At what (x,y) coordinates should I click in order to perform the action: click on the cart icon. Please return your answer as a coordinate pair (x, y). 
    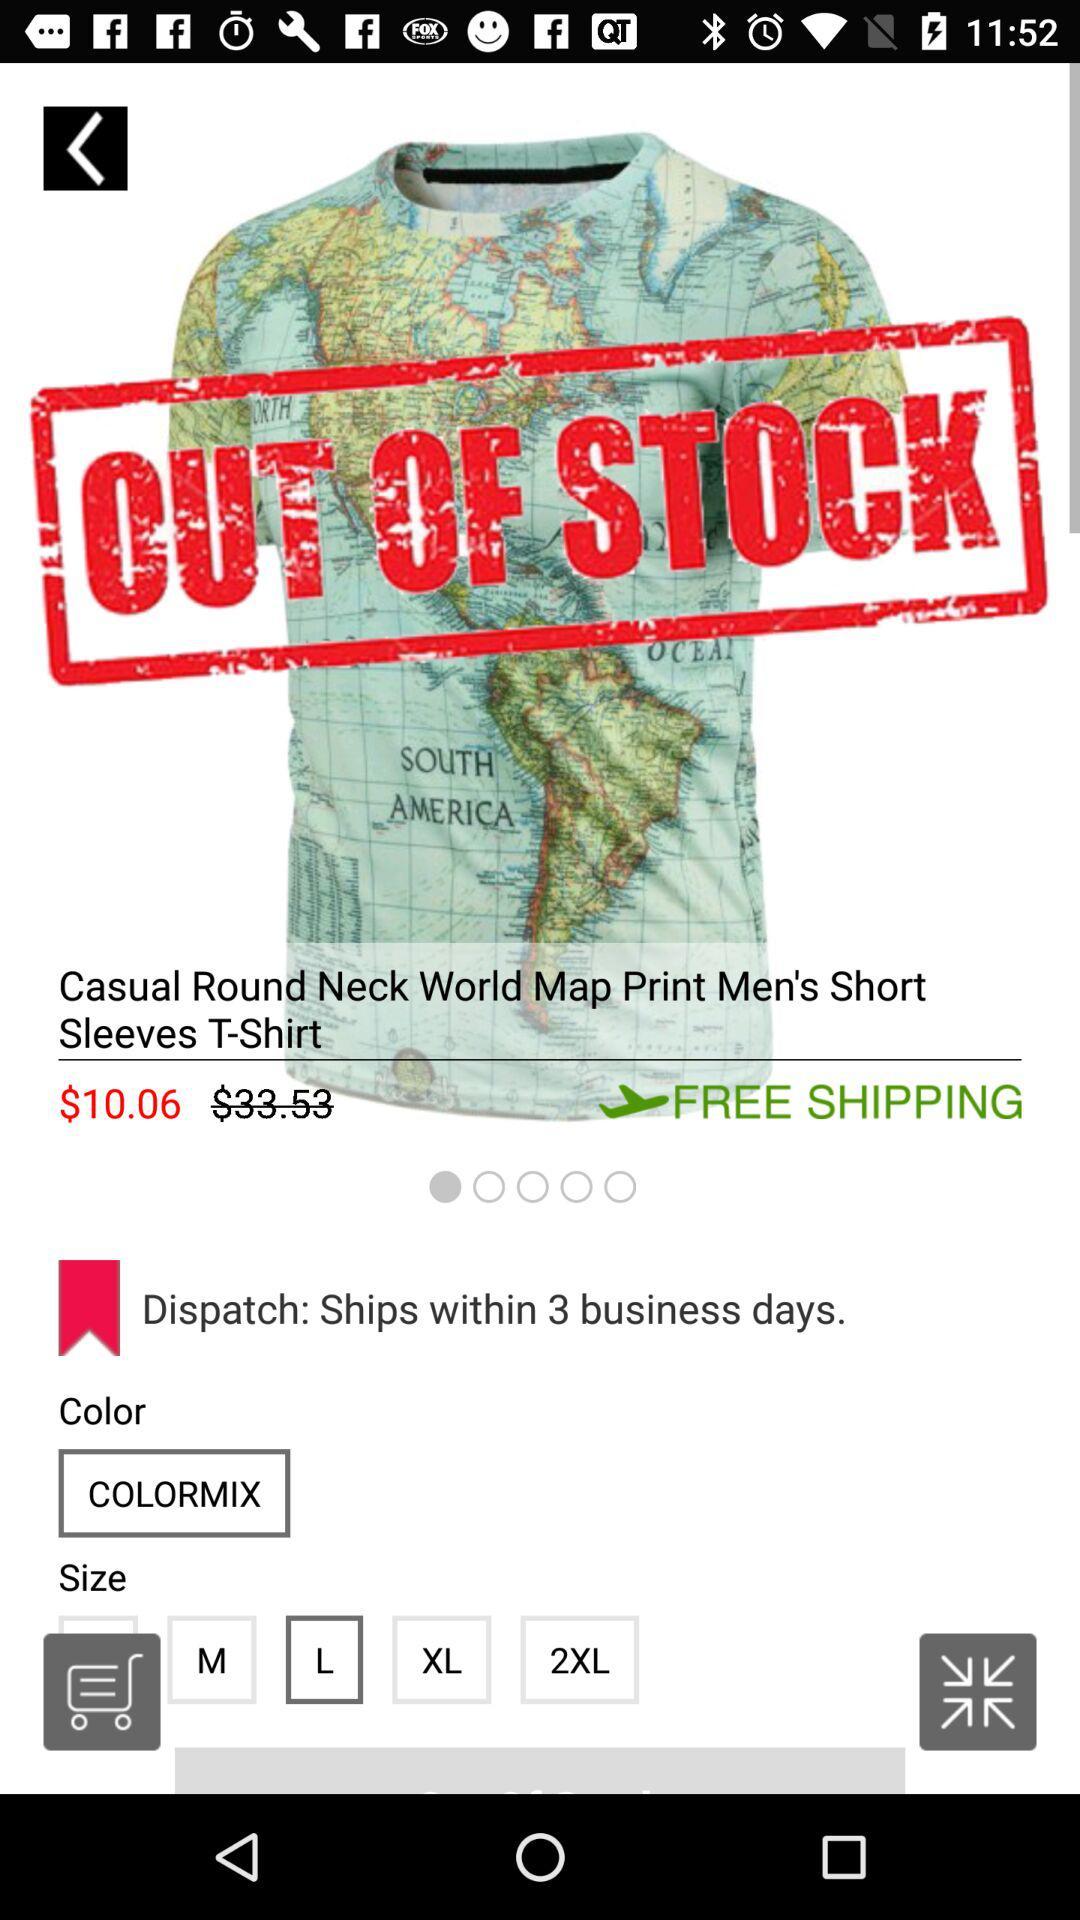
    Looking at the image, I should click on (101, 1691).